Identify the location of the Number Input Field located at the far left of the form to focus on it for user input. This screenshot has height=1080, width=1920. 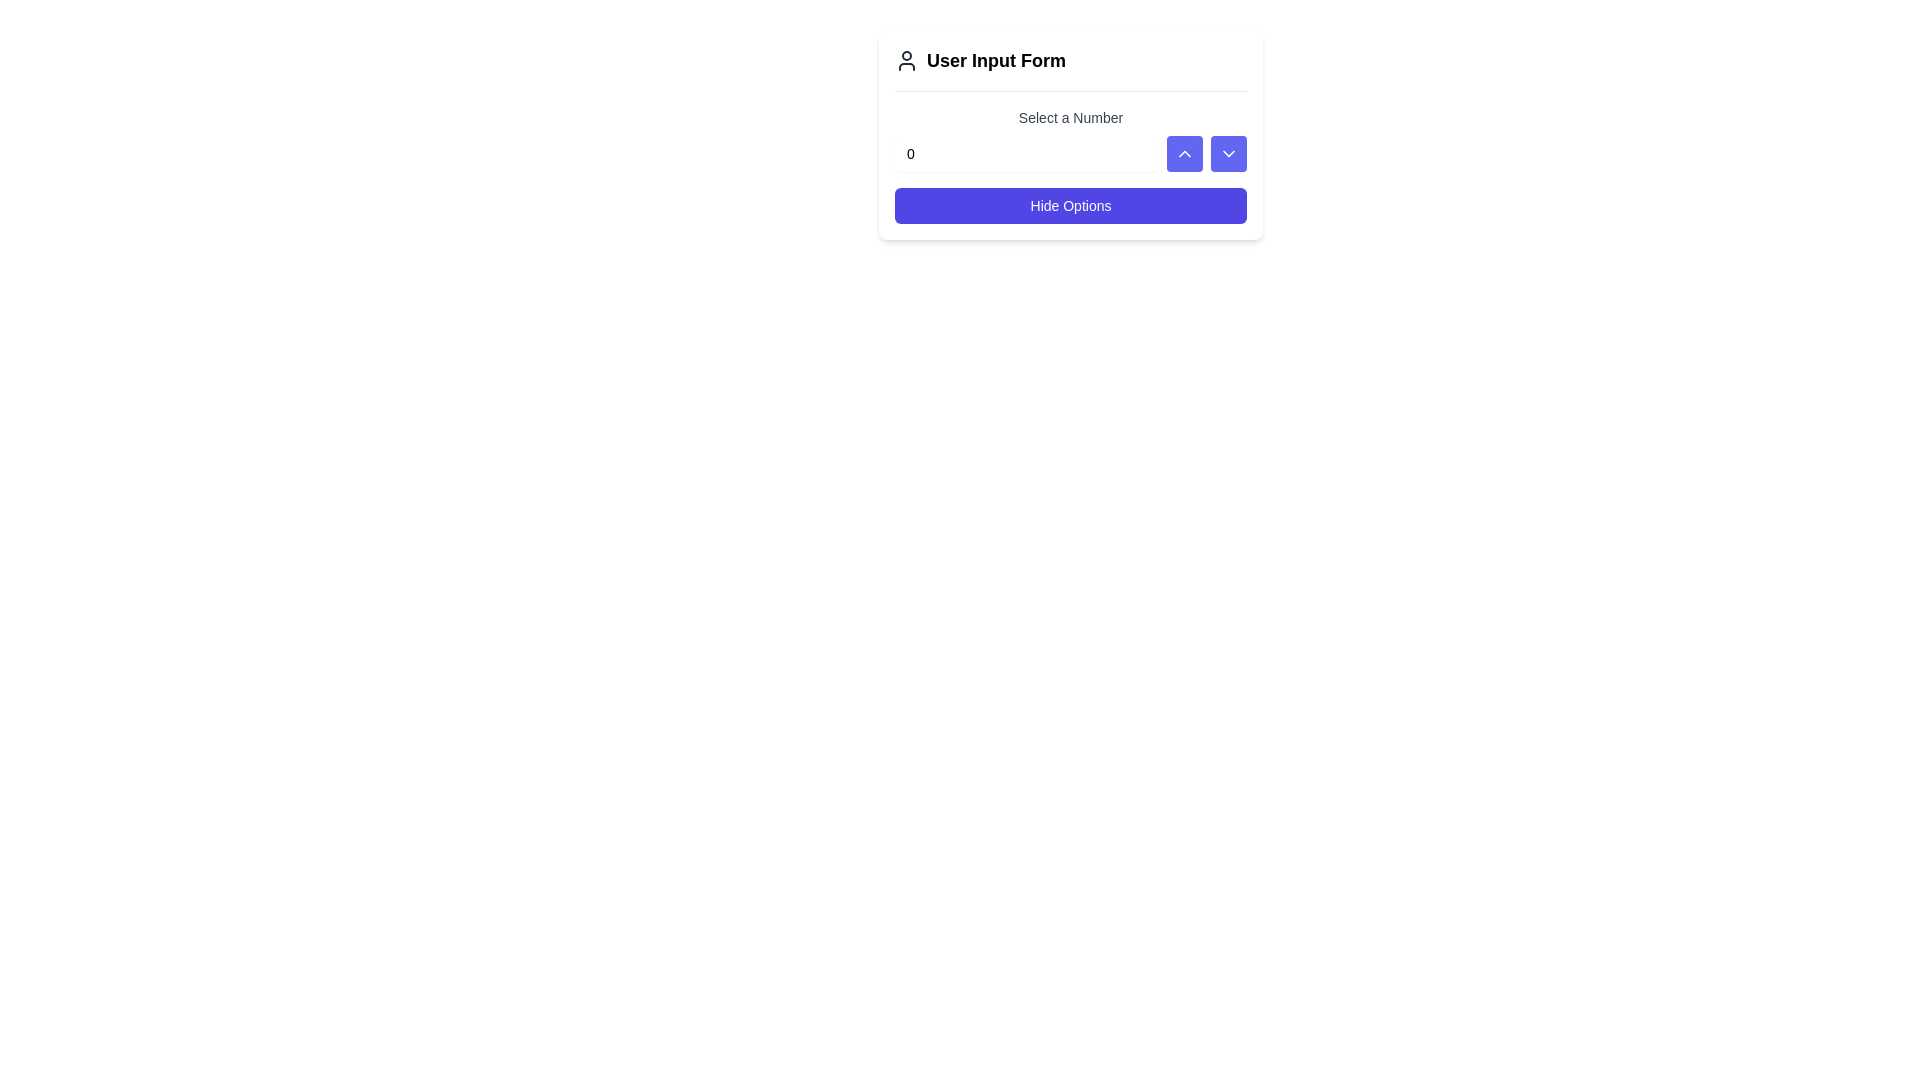
(1027, 153).